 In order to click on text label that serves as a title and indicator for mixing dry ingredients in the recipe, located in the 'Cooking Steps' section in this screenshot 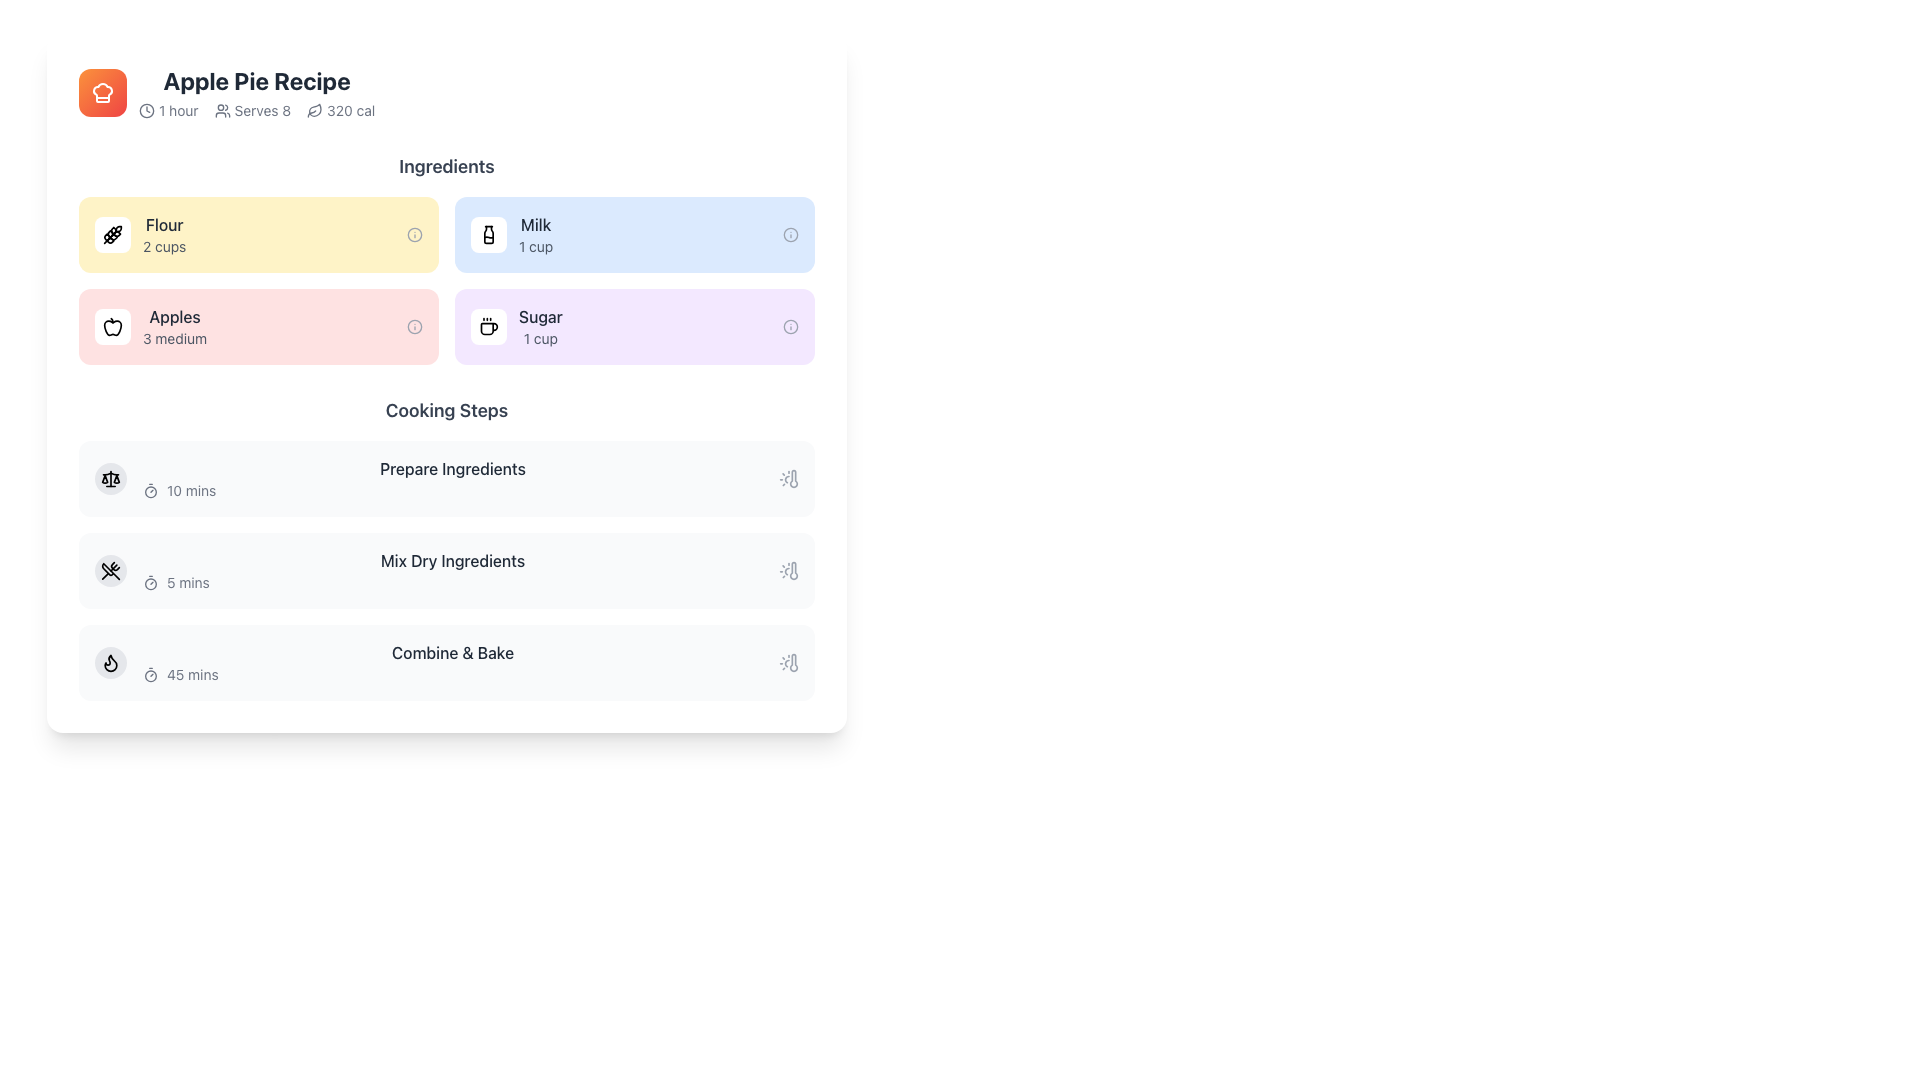, I will do `click(451, 560)`.